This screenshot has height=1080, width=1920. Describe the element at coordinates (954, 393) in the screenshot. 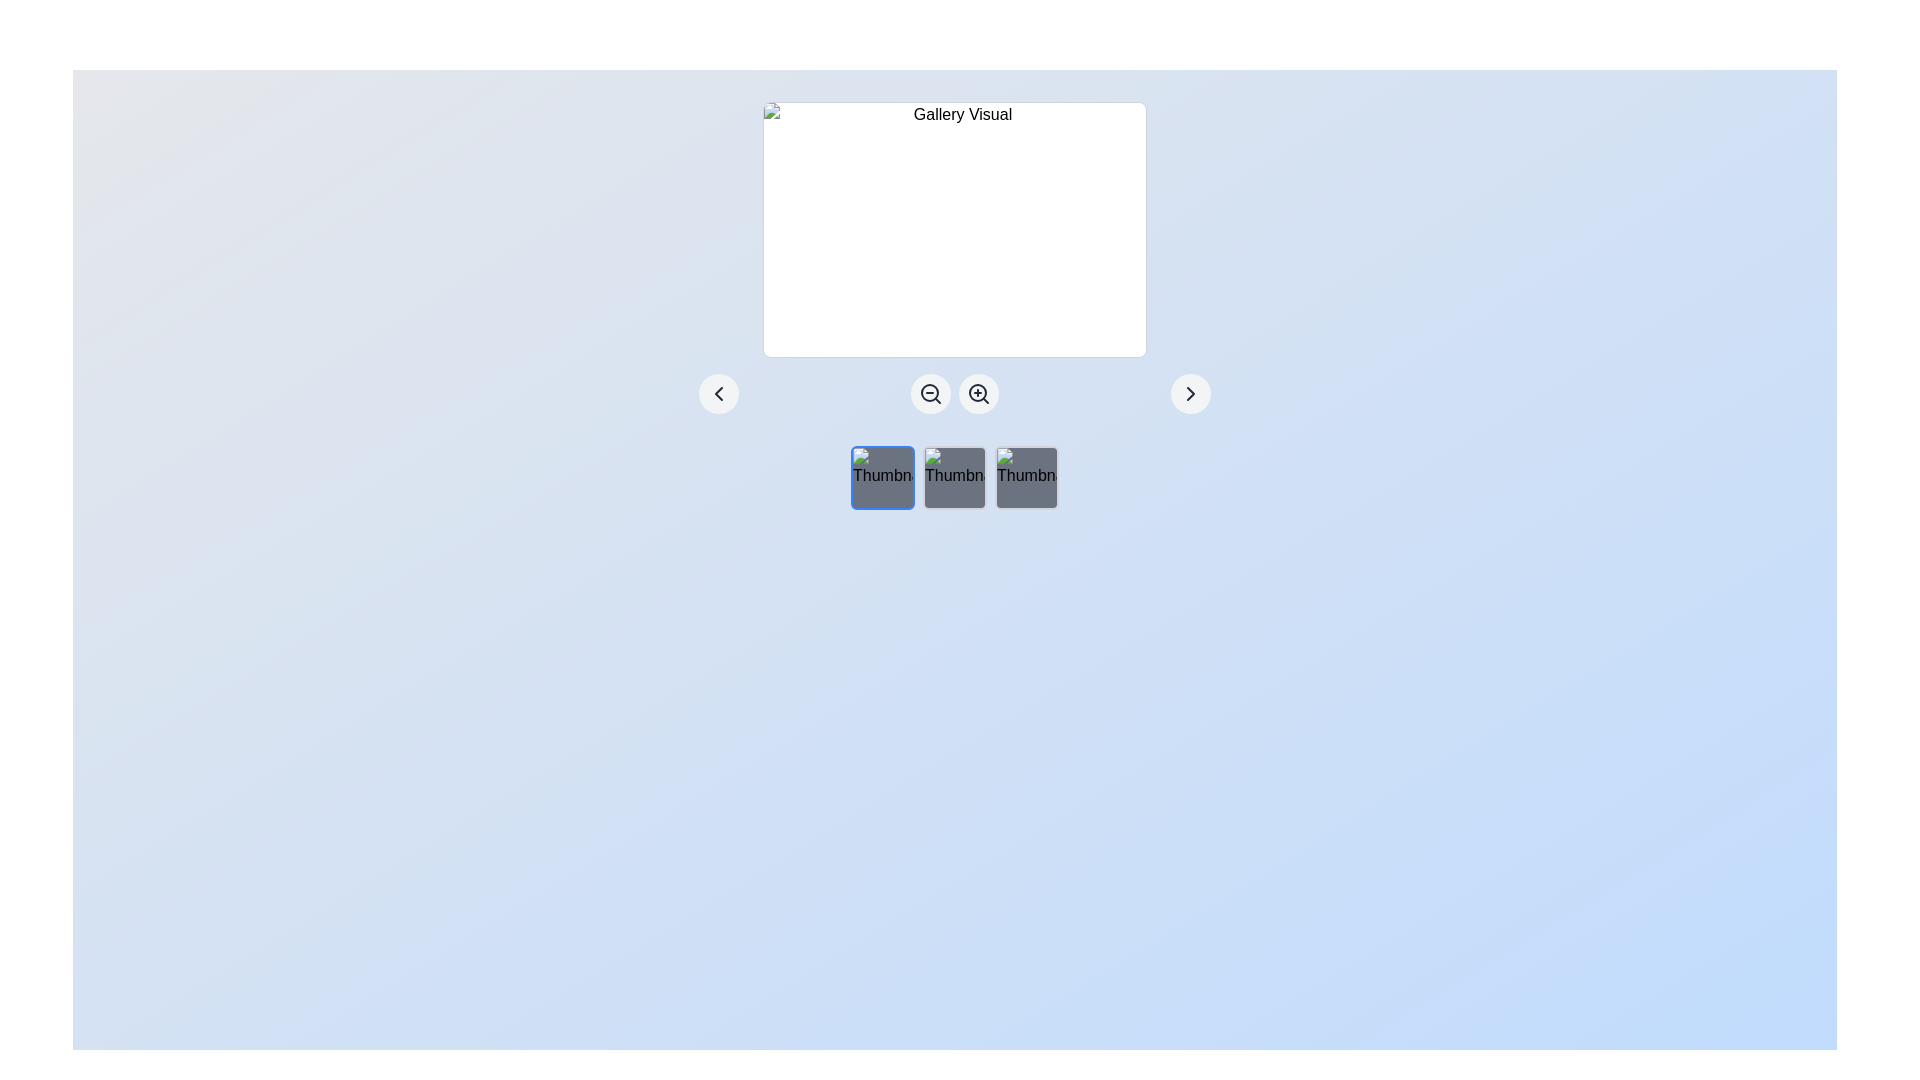

I see `the zoom in button, which is a circular button with a magnifying glass and a plus symbol, located at the center bottom of the interface beneath the 'Gallery Visual.'` at that location.